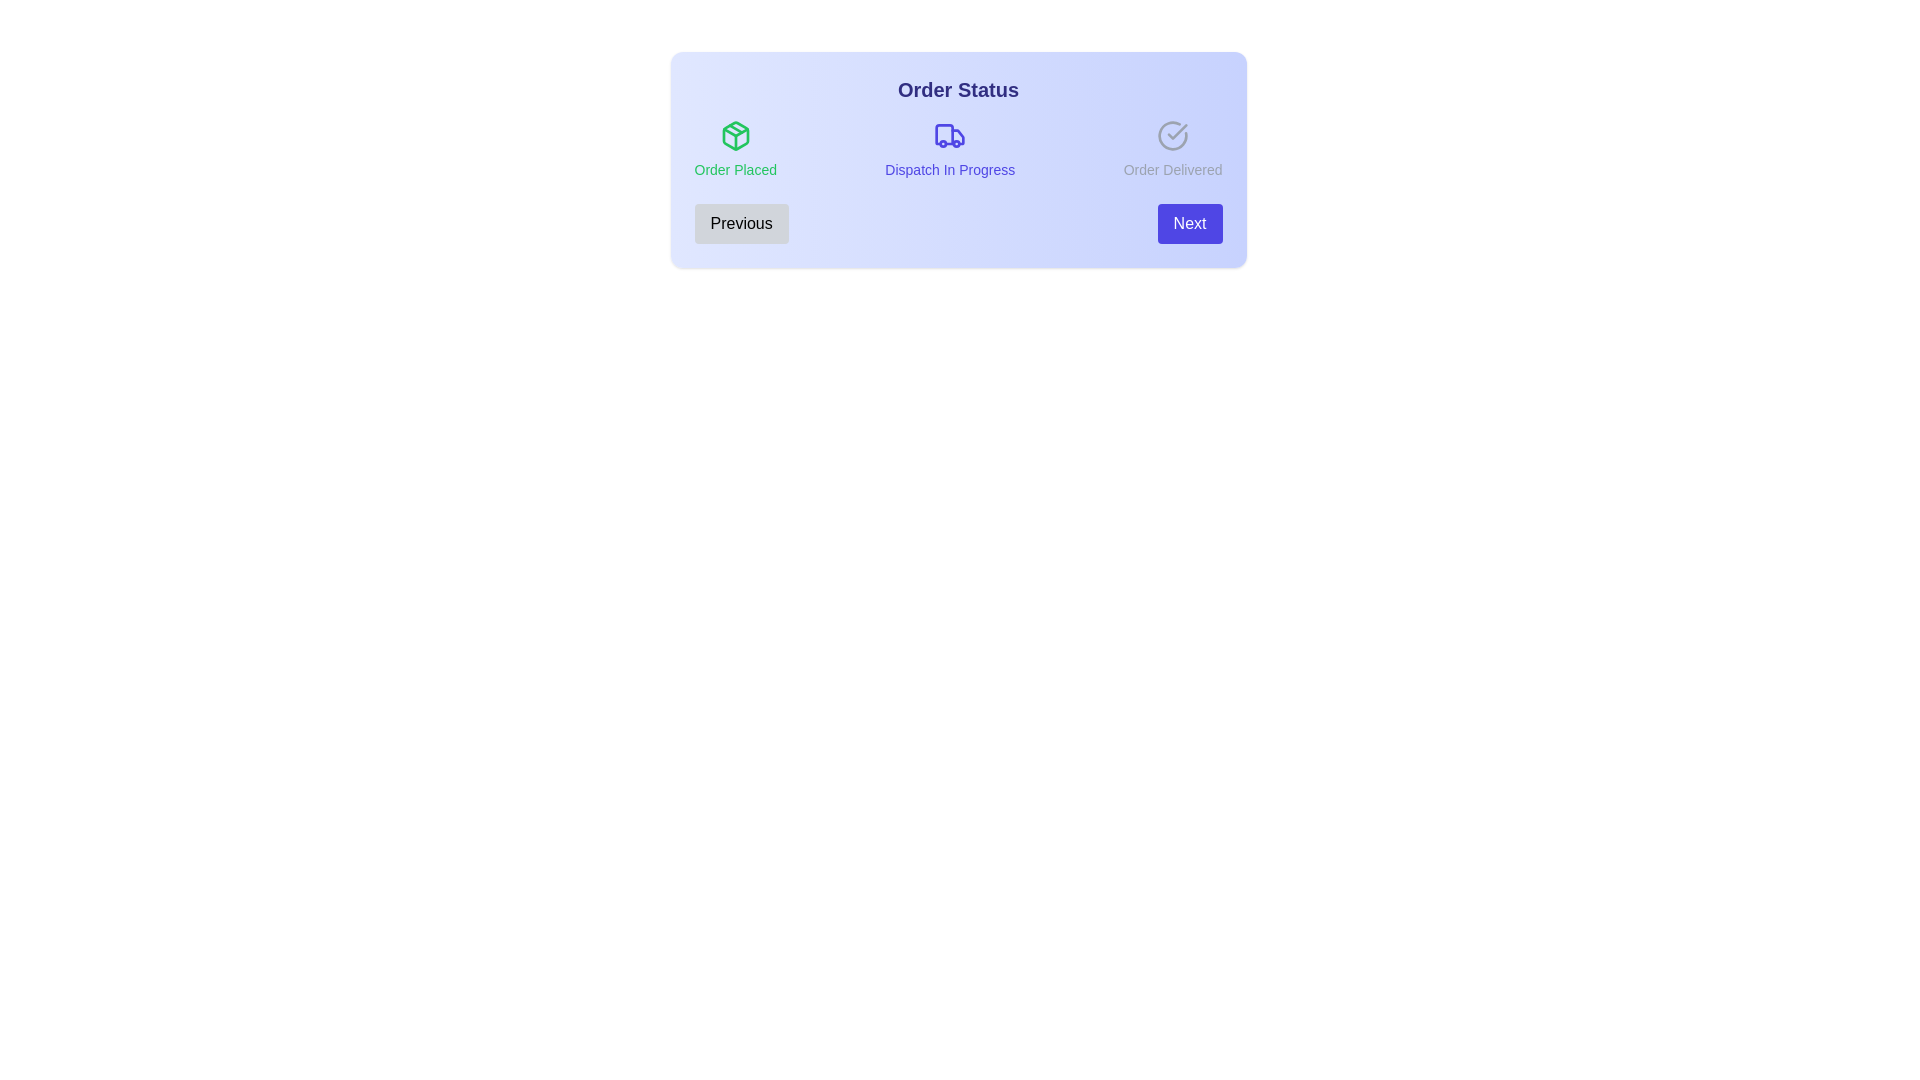  I want to click on the Status Indicator element, which is a gray checkmark icon in a circle, positioned above the 'Order Delivered' text at the end of the horizontal progression bar, so click(1173, 149).